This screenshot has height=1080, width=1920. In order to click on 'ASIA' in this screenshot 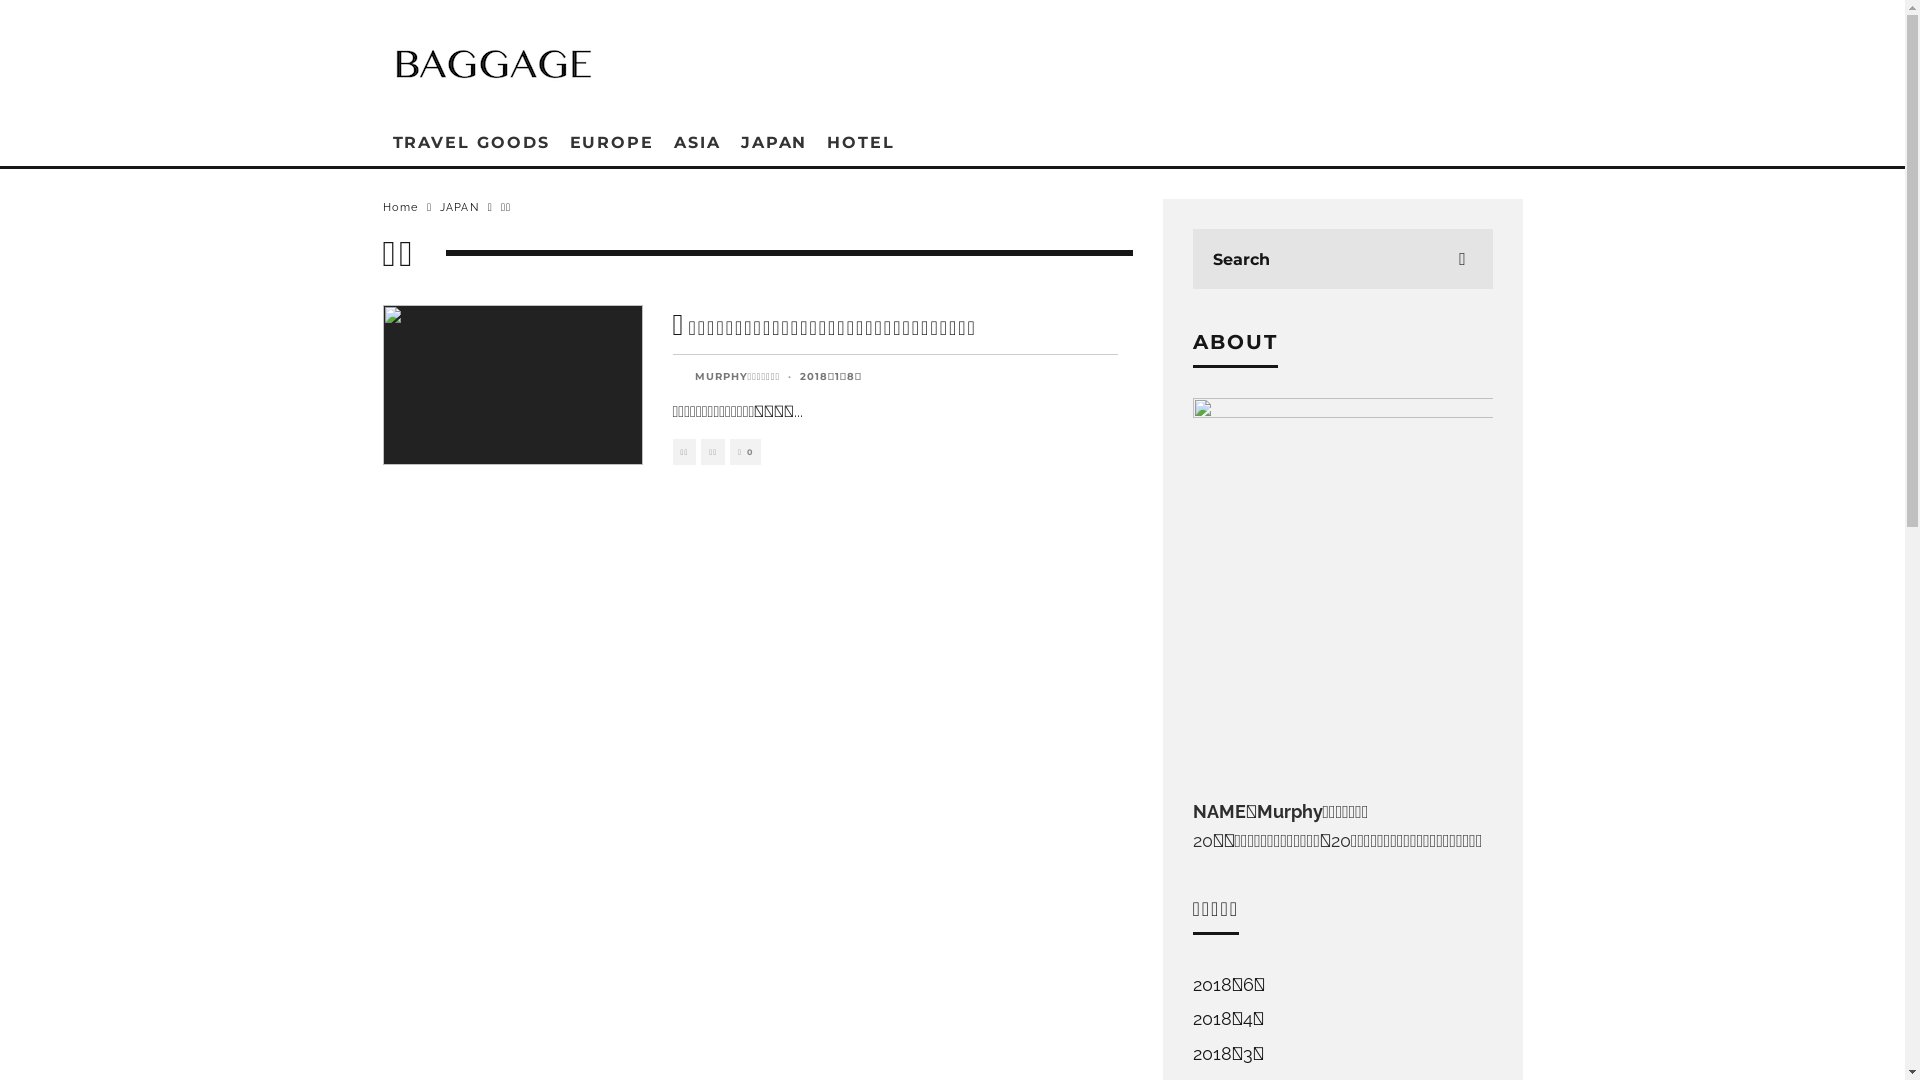, I will do `click(663, 141)`.